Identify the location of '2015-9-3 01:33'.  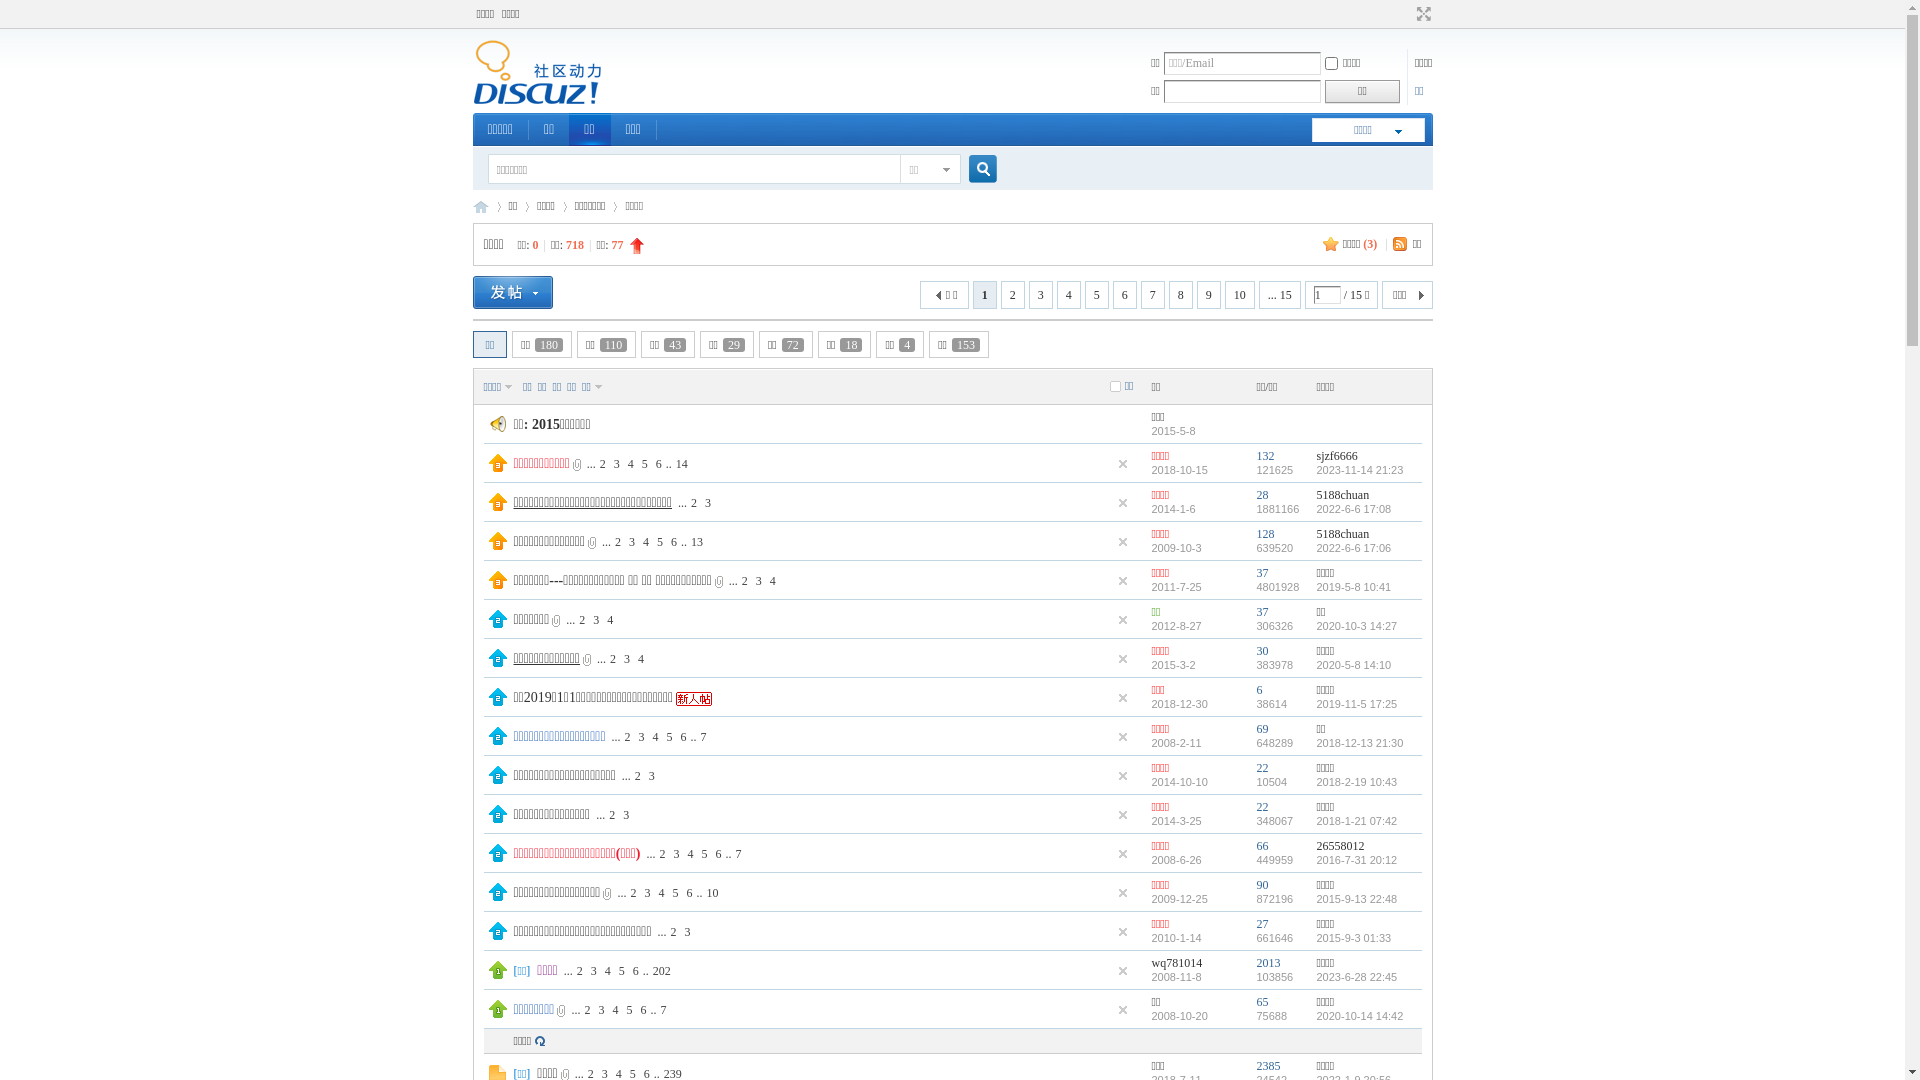
(1315, 937).